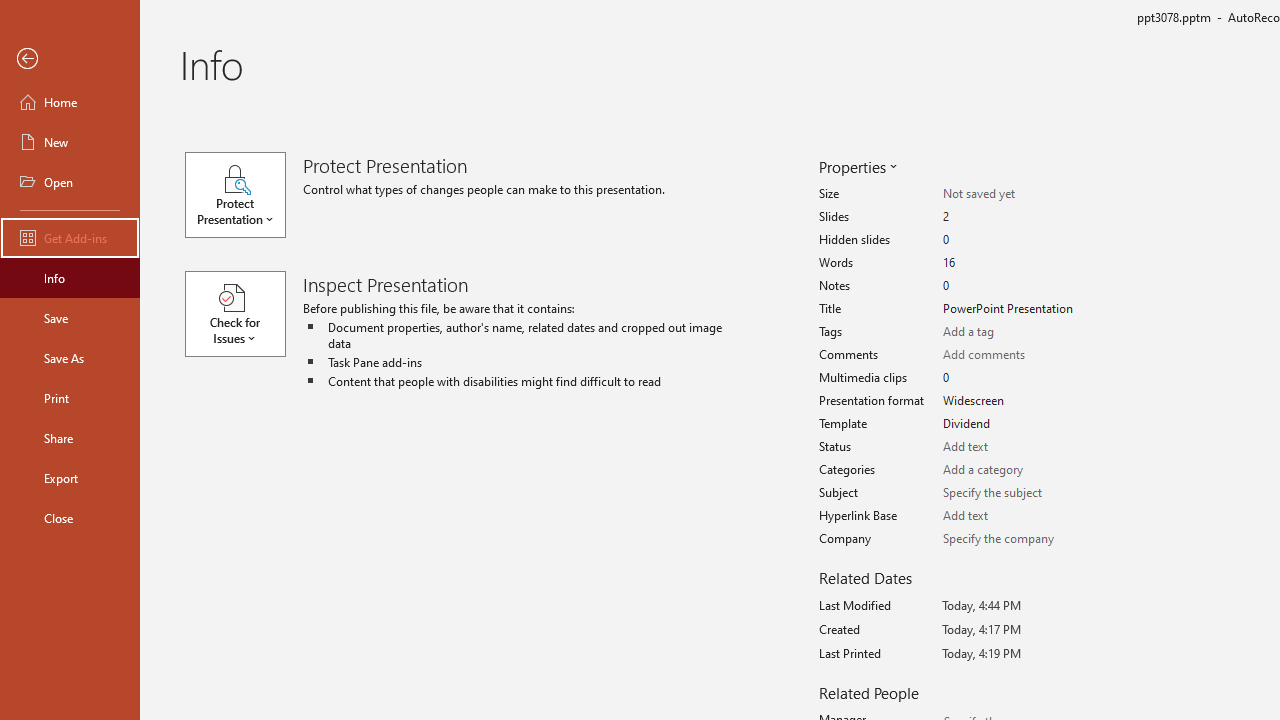  Describe the element at coordinates (1012, 194) in the screenshot. I see `'Size'` at that location.